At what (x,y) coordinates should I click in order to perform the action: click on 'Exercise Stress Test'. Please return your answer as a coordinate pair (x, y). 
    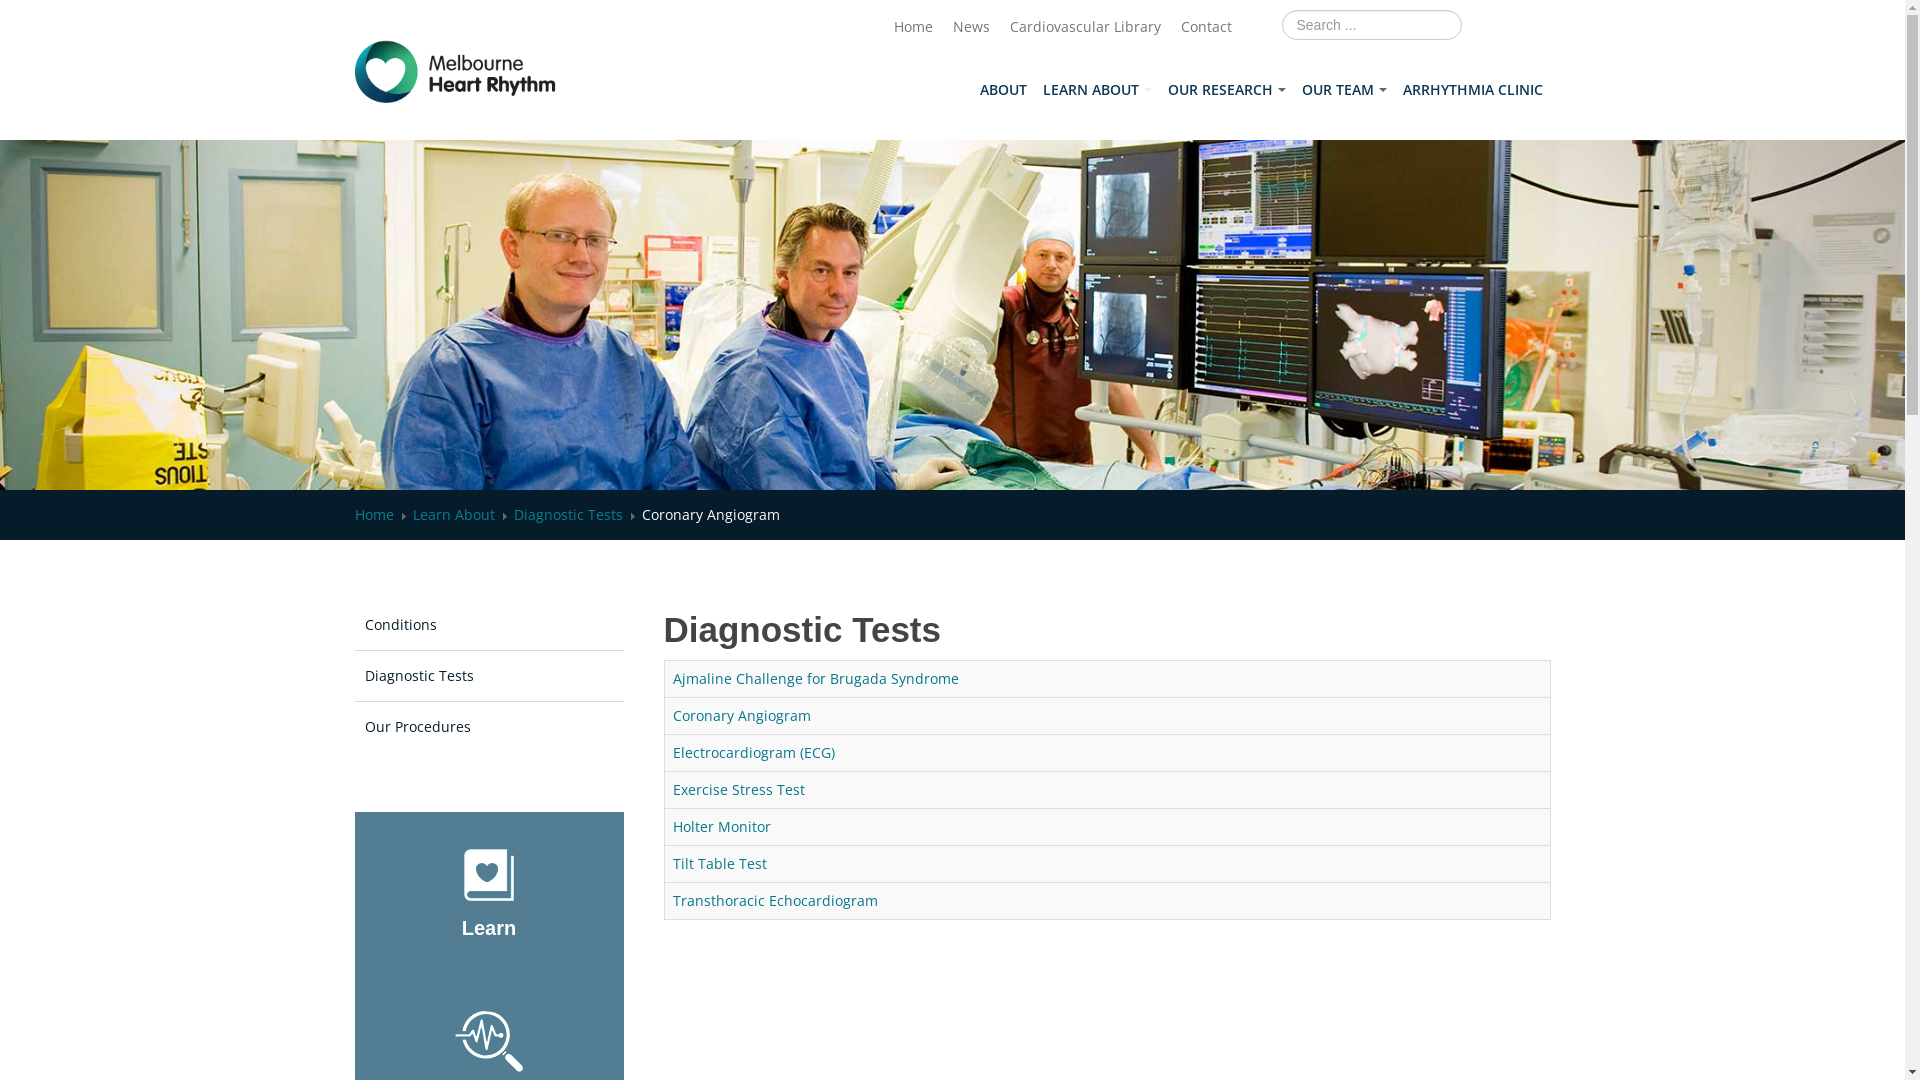
    Looking at the image, I should click on (672, 788).